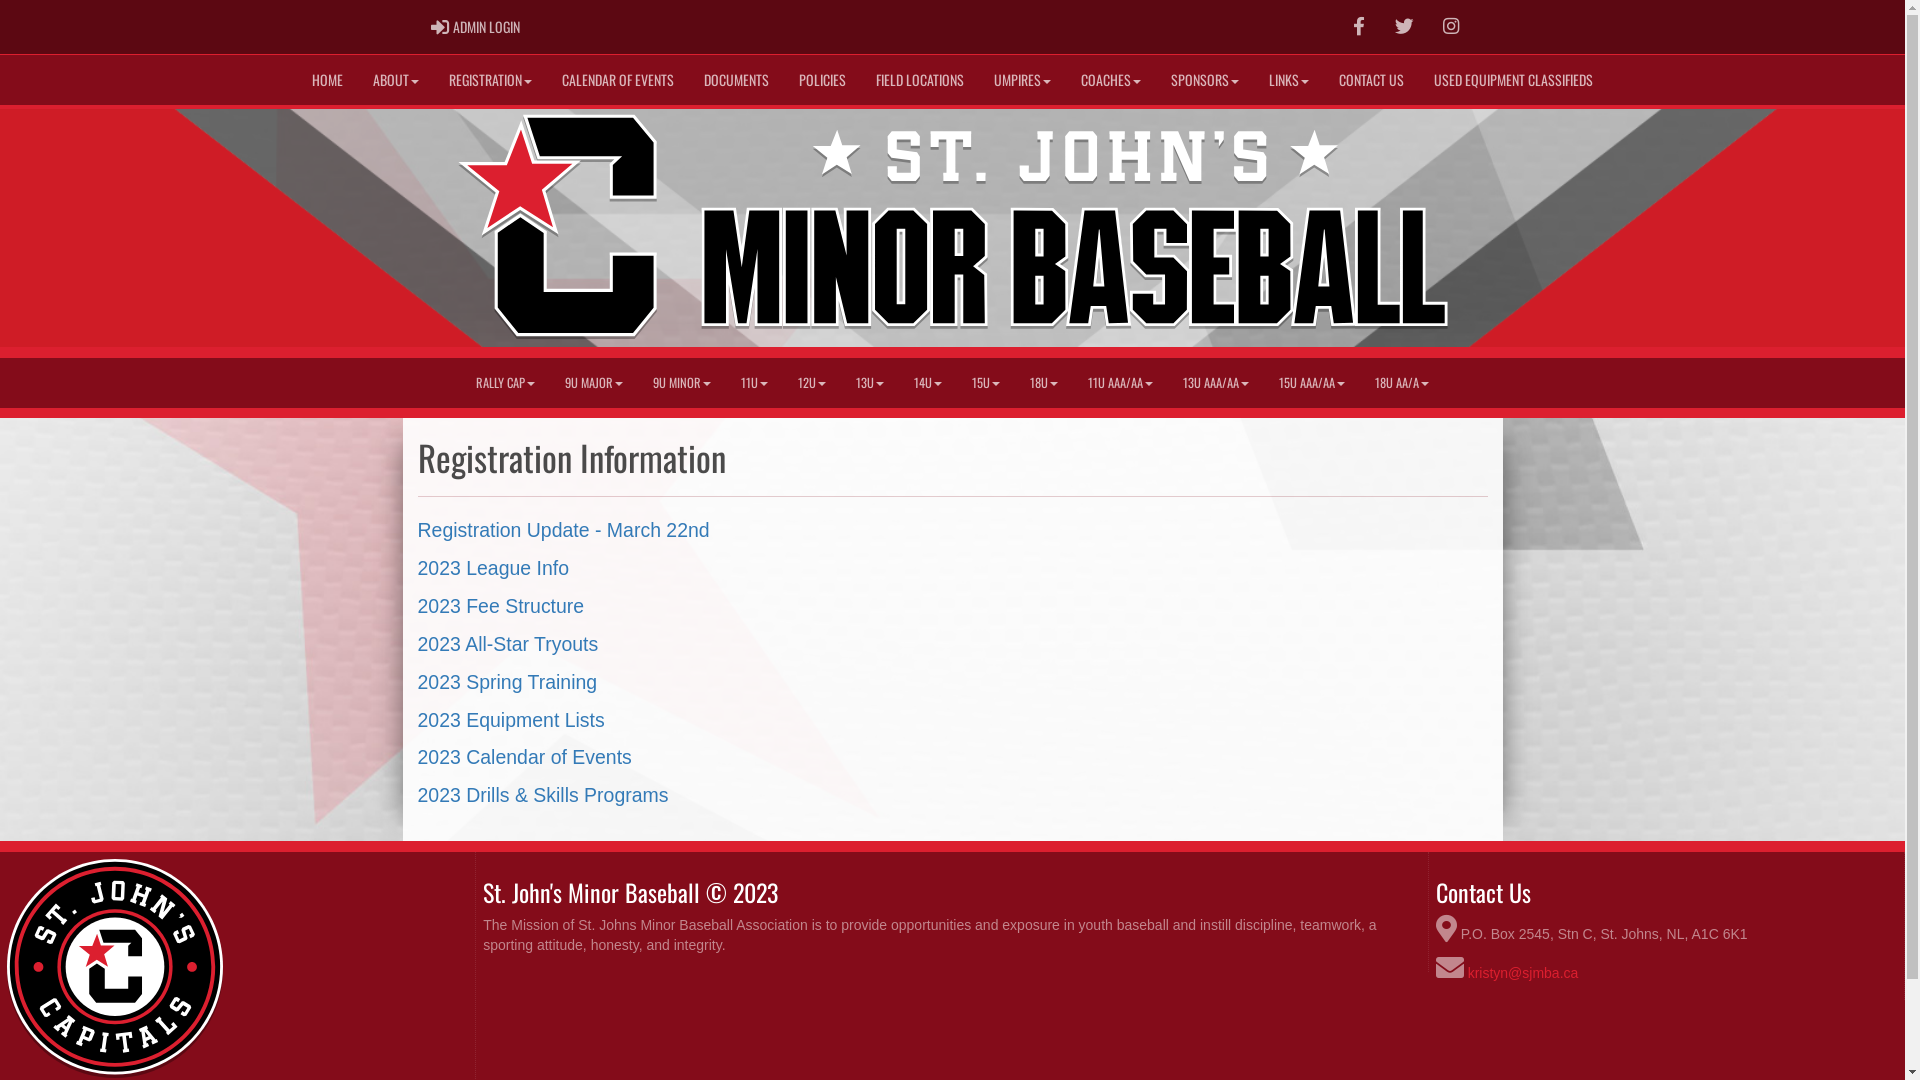  I want to click on 'RALLY CAP', so click(505, 382).